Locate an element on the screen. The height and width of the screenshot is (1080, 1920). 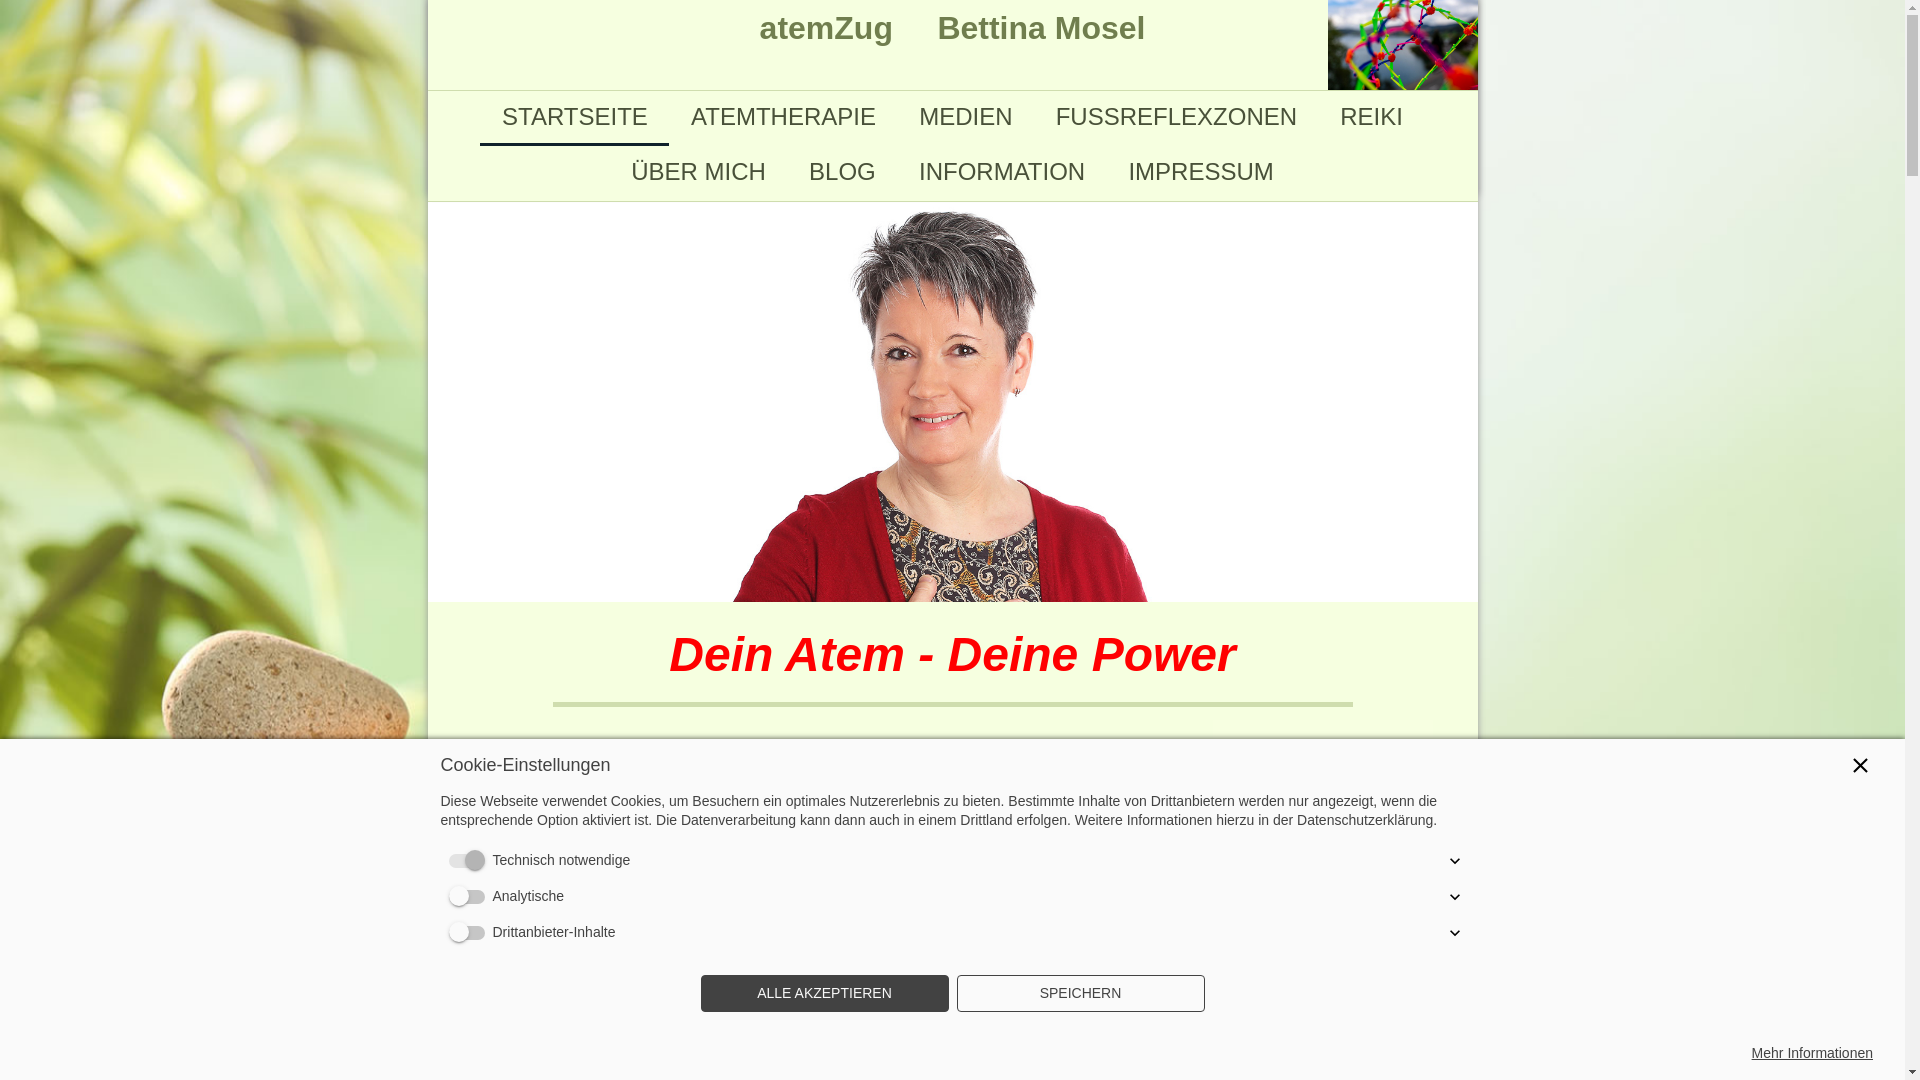
'ALLE AKZEPTIEREN' is located at coordinates (824, 994).